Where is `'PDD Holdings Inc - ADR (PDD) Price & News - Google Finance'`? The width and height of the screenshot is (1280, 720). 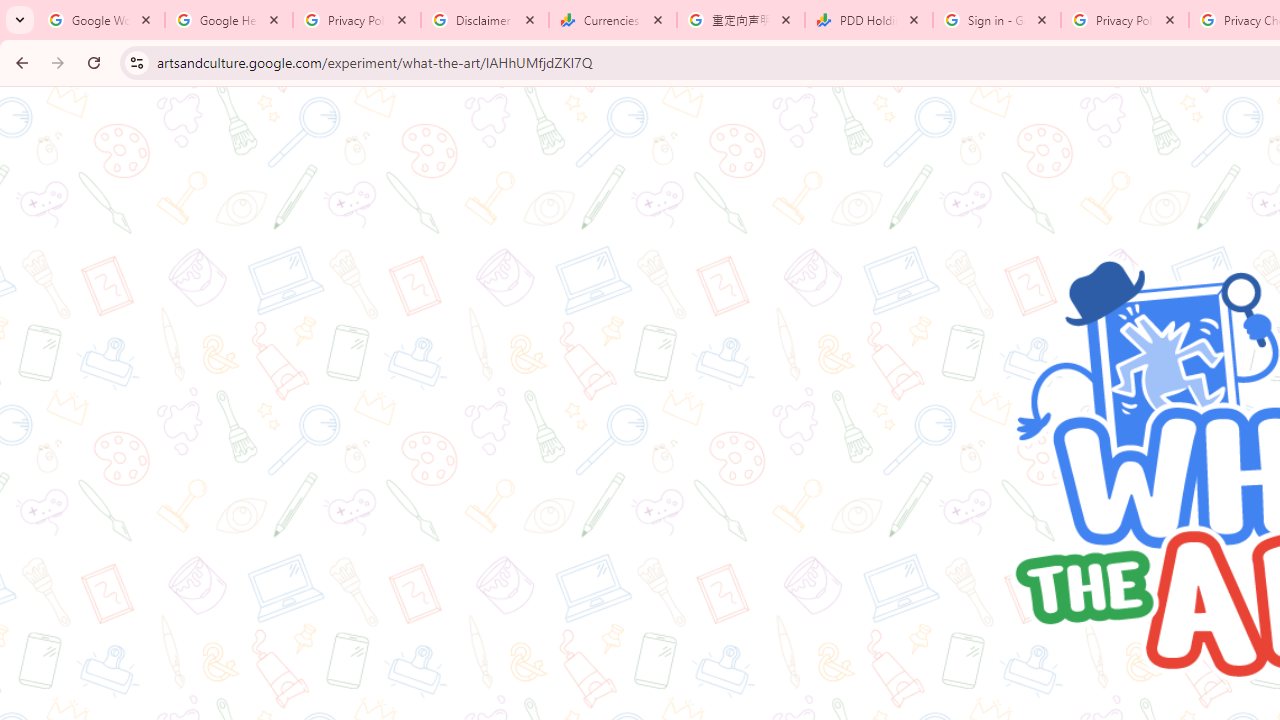 'PDD Holdings Inc - ADR (PDD) Price & News - Google Finance' is located at coordinates (869, 20).